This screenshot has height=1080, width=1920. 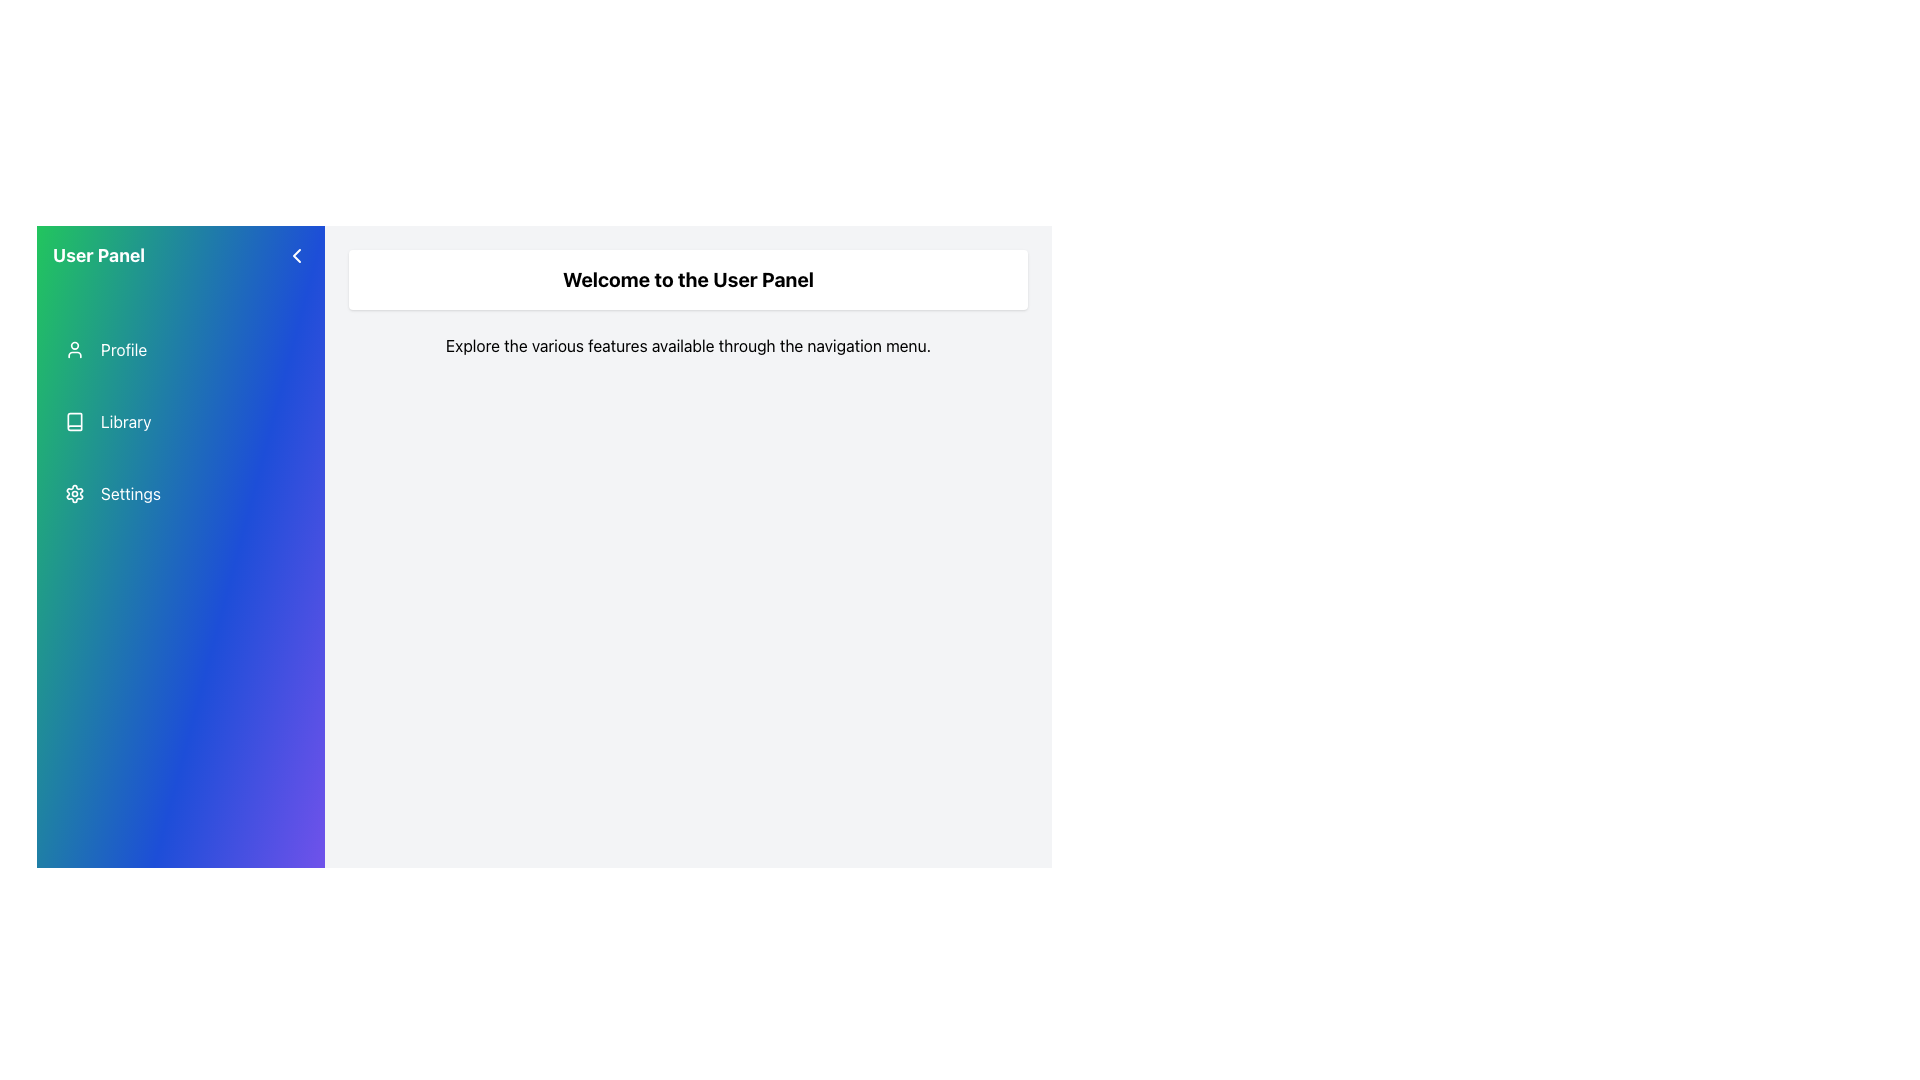 I want to click on the navigation button located in the left sidebar, which is situated directly below the 'Profile' button and above the 'Settings' button, so click(x=181, y=420).